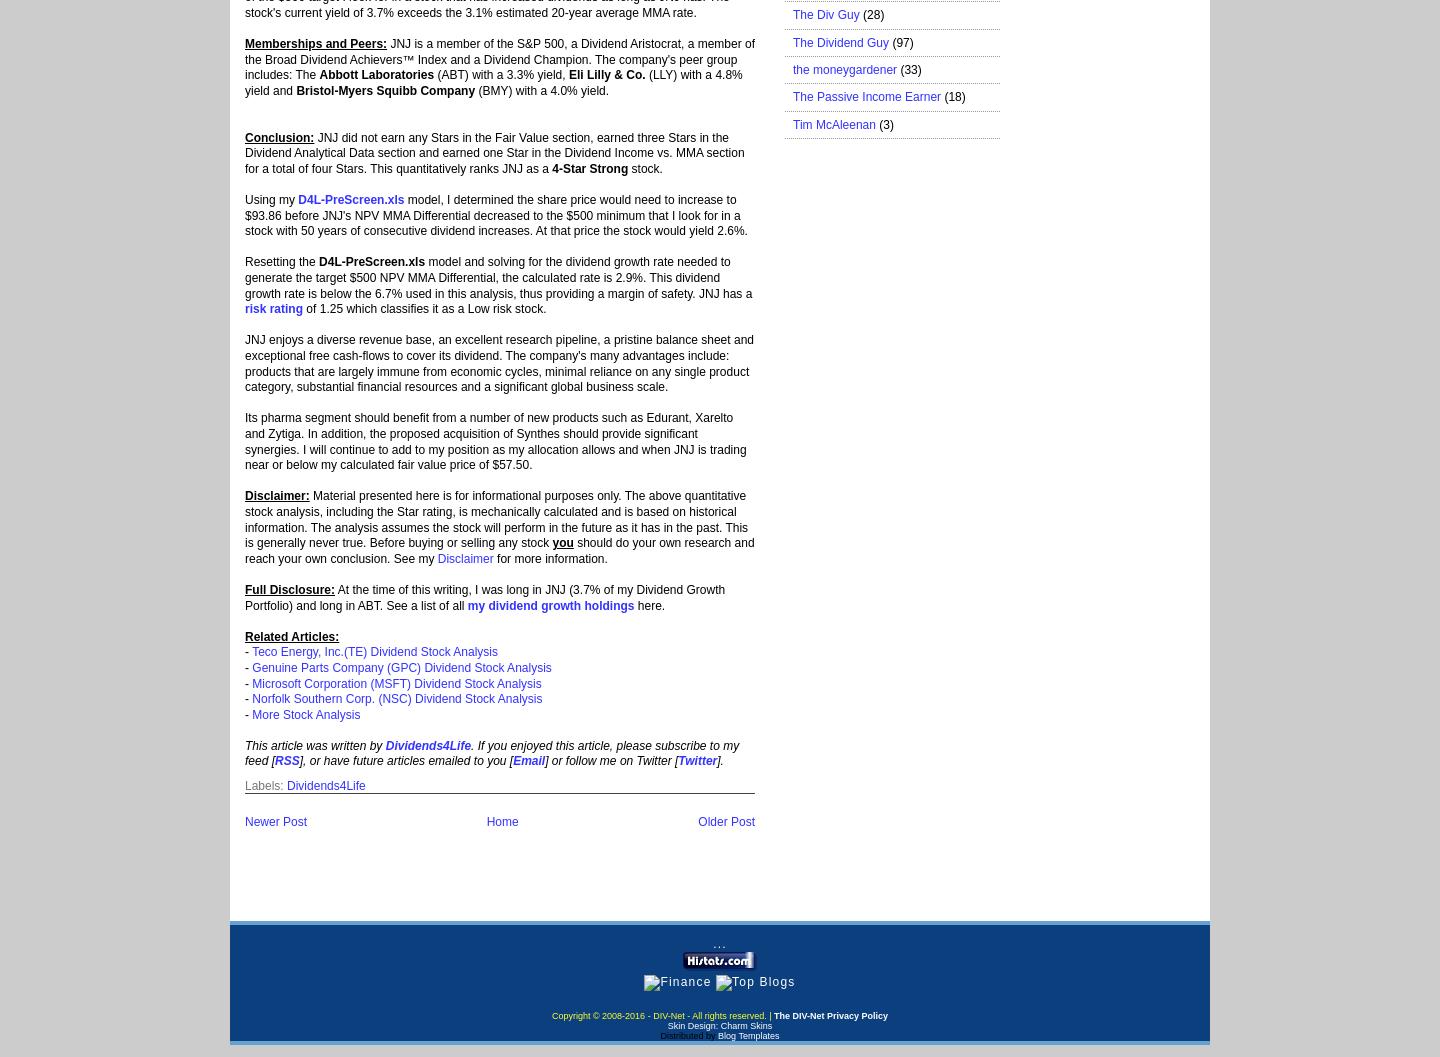 This screenshot has width=1440, height=1057. I want to click on 'Bristol-Myers Squibb Company', so click(384, 88).